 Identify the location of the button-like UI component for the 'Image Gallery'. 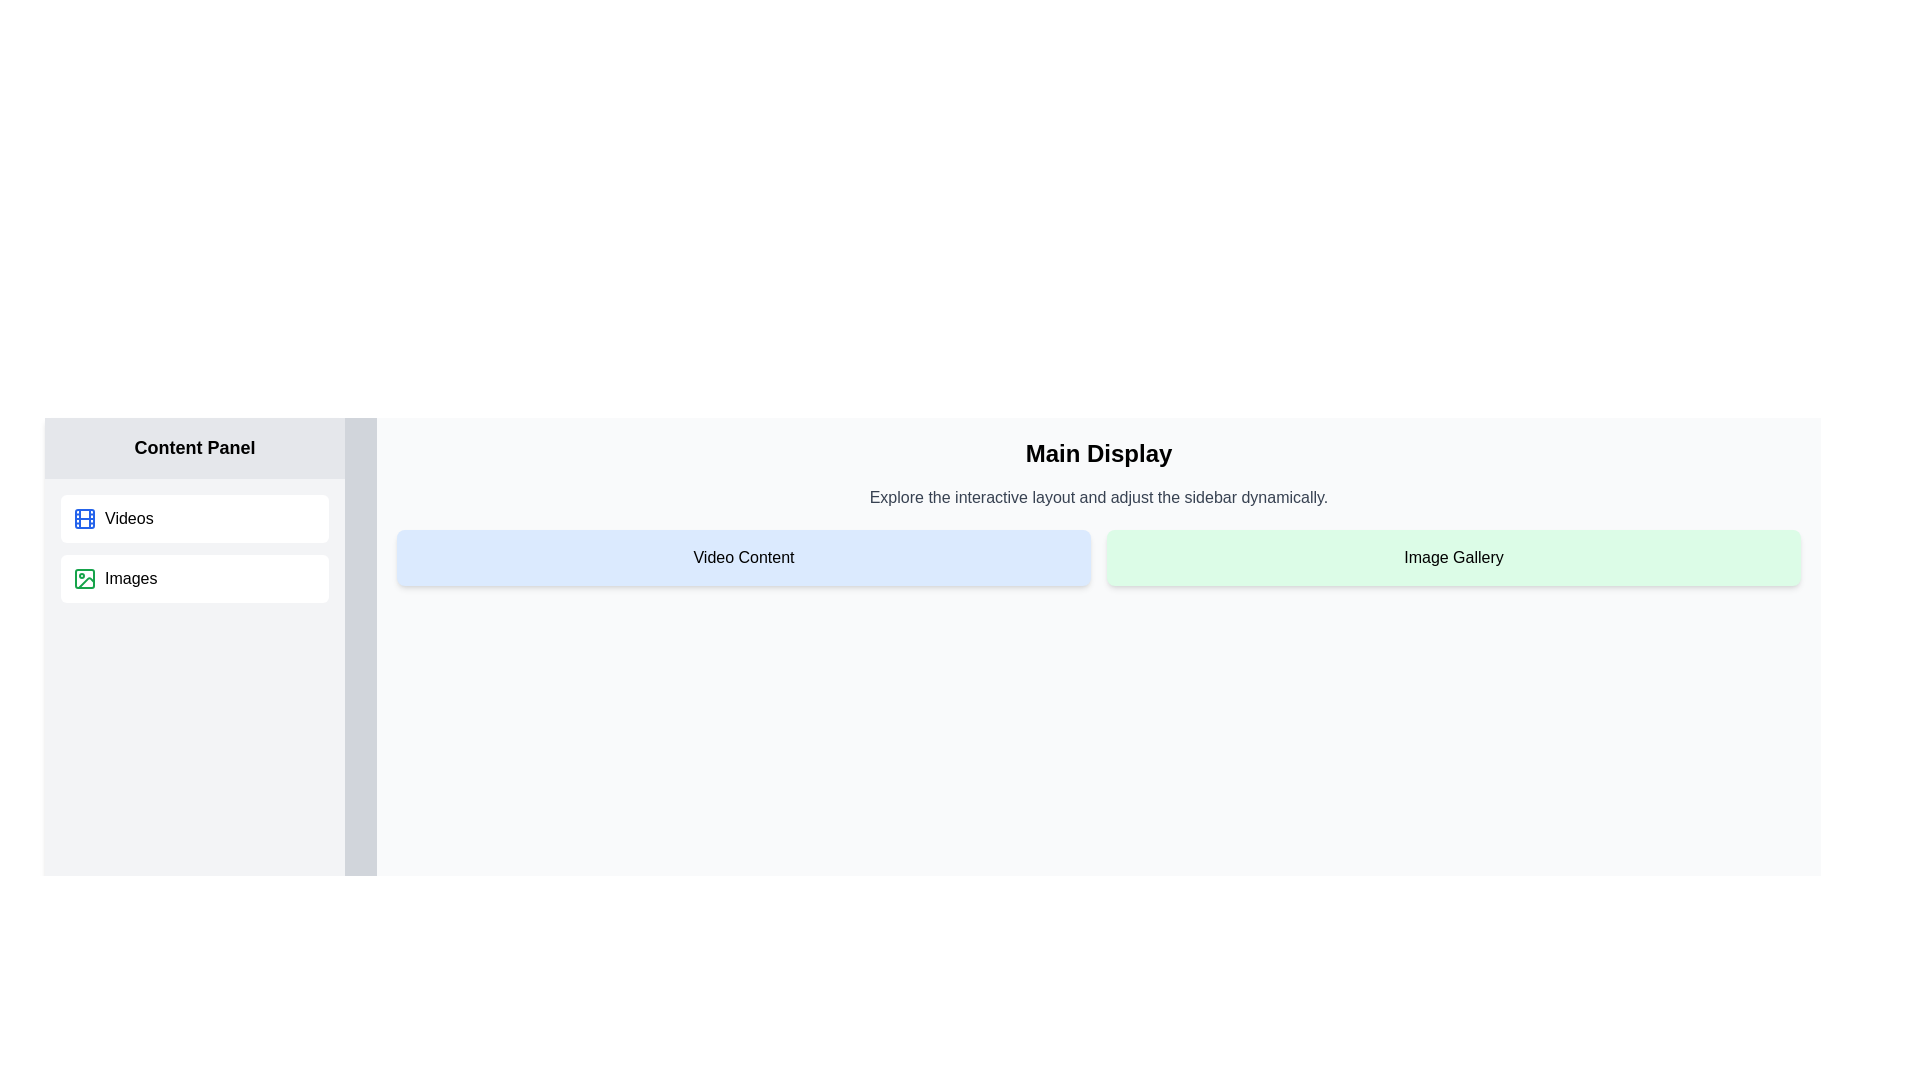
(1454, 558).